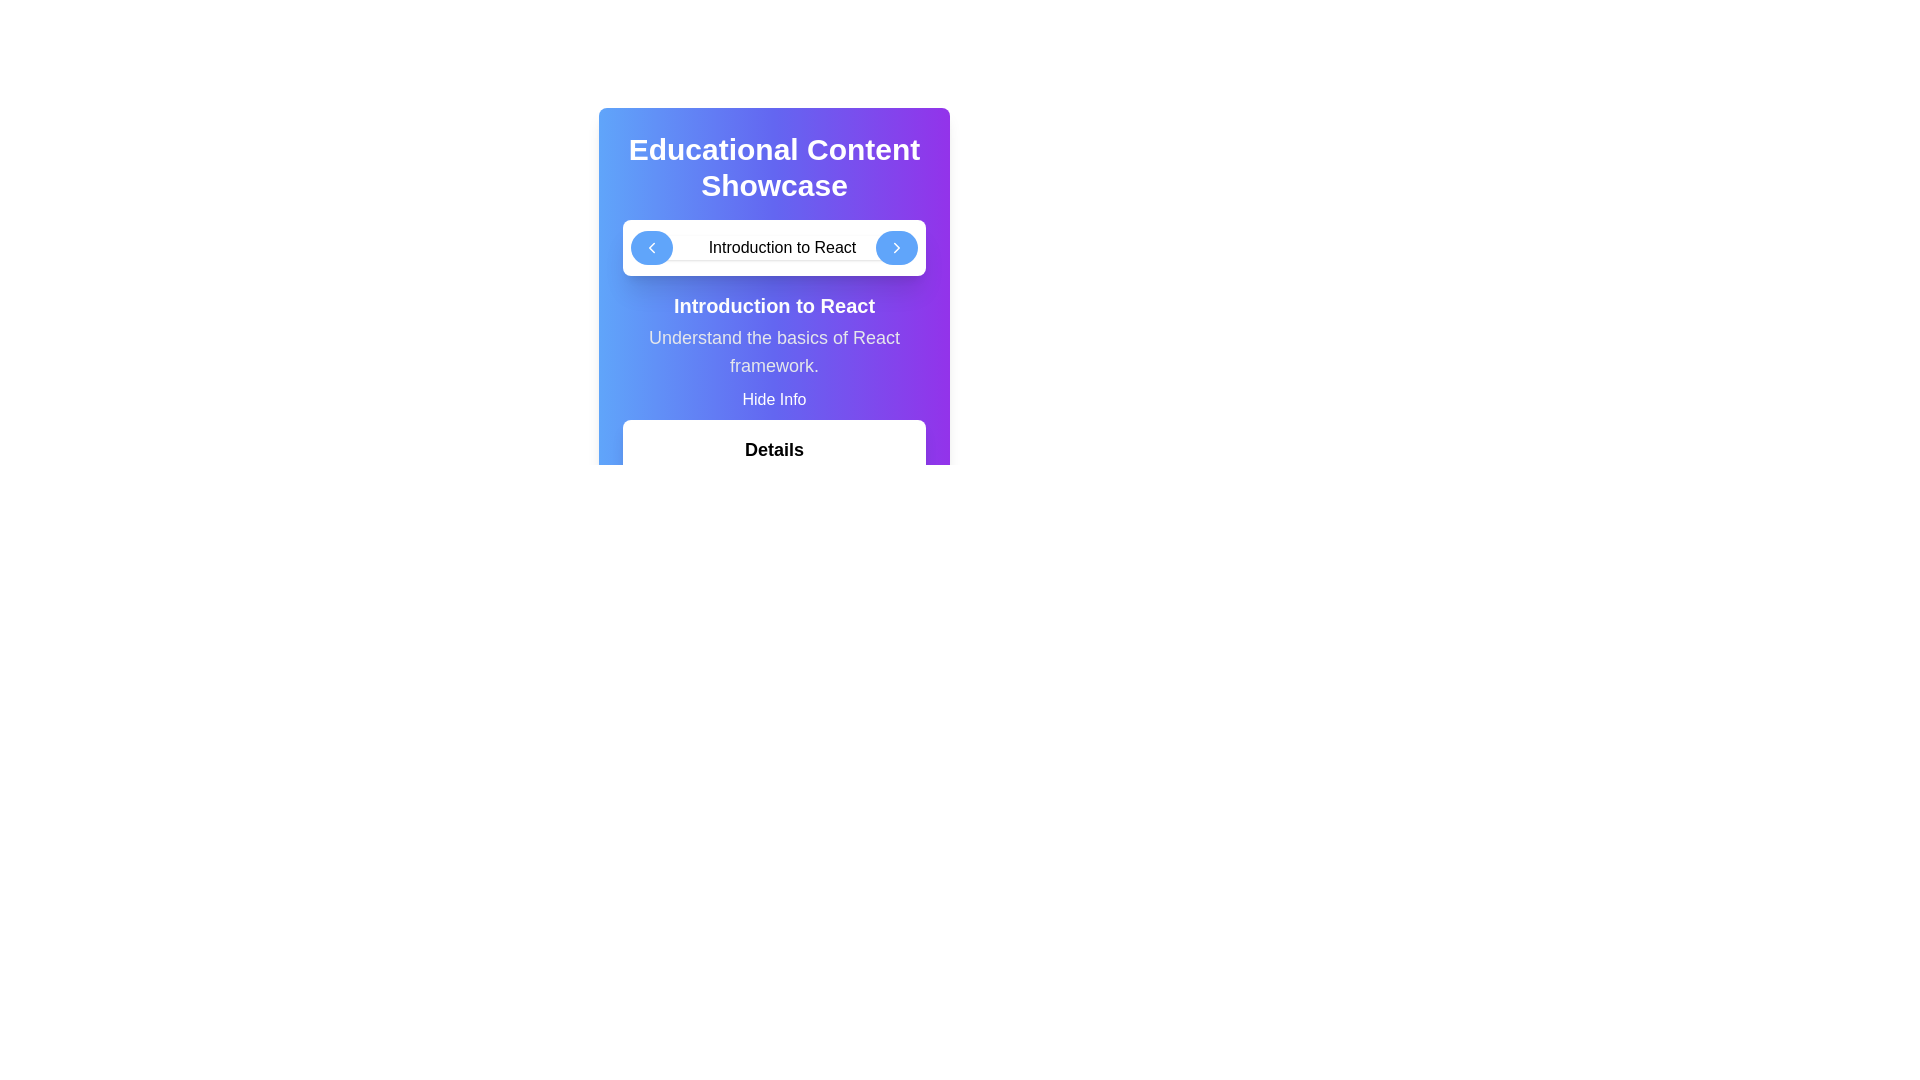  Describe the element at coordinates (896, 246) in the screenshot. I see `the forward chevron icon located at the center of the blue circular button in the horizontal navigation bar` at that location.